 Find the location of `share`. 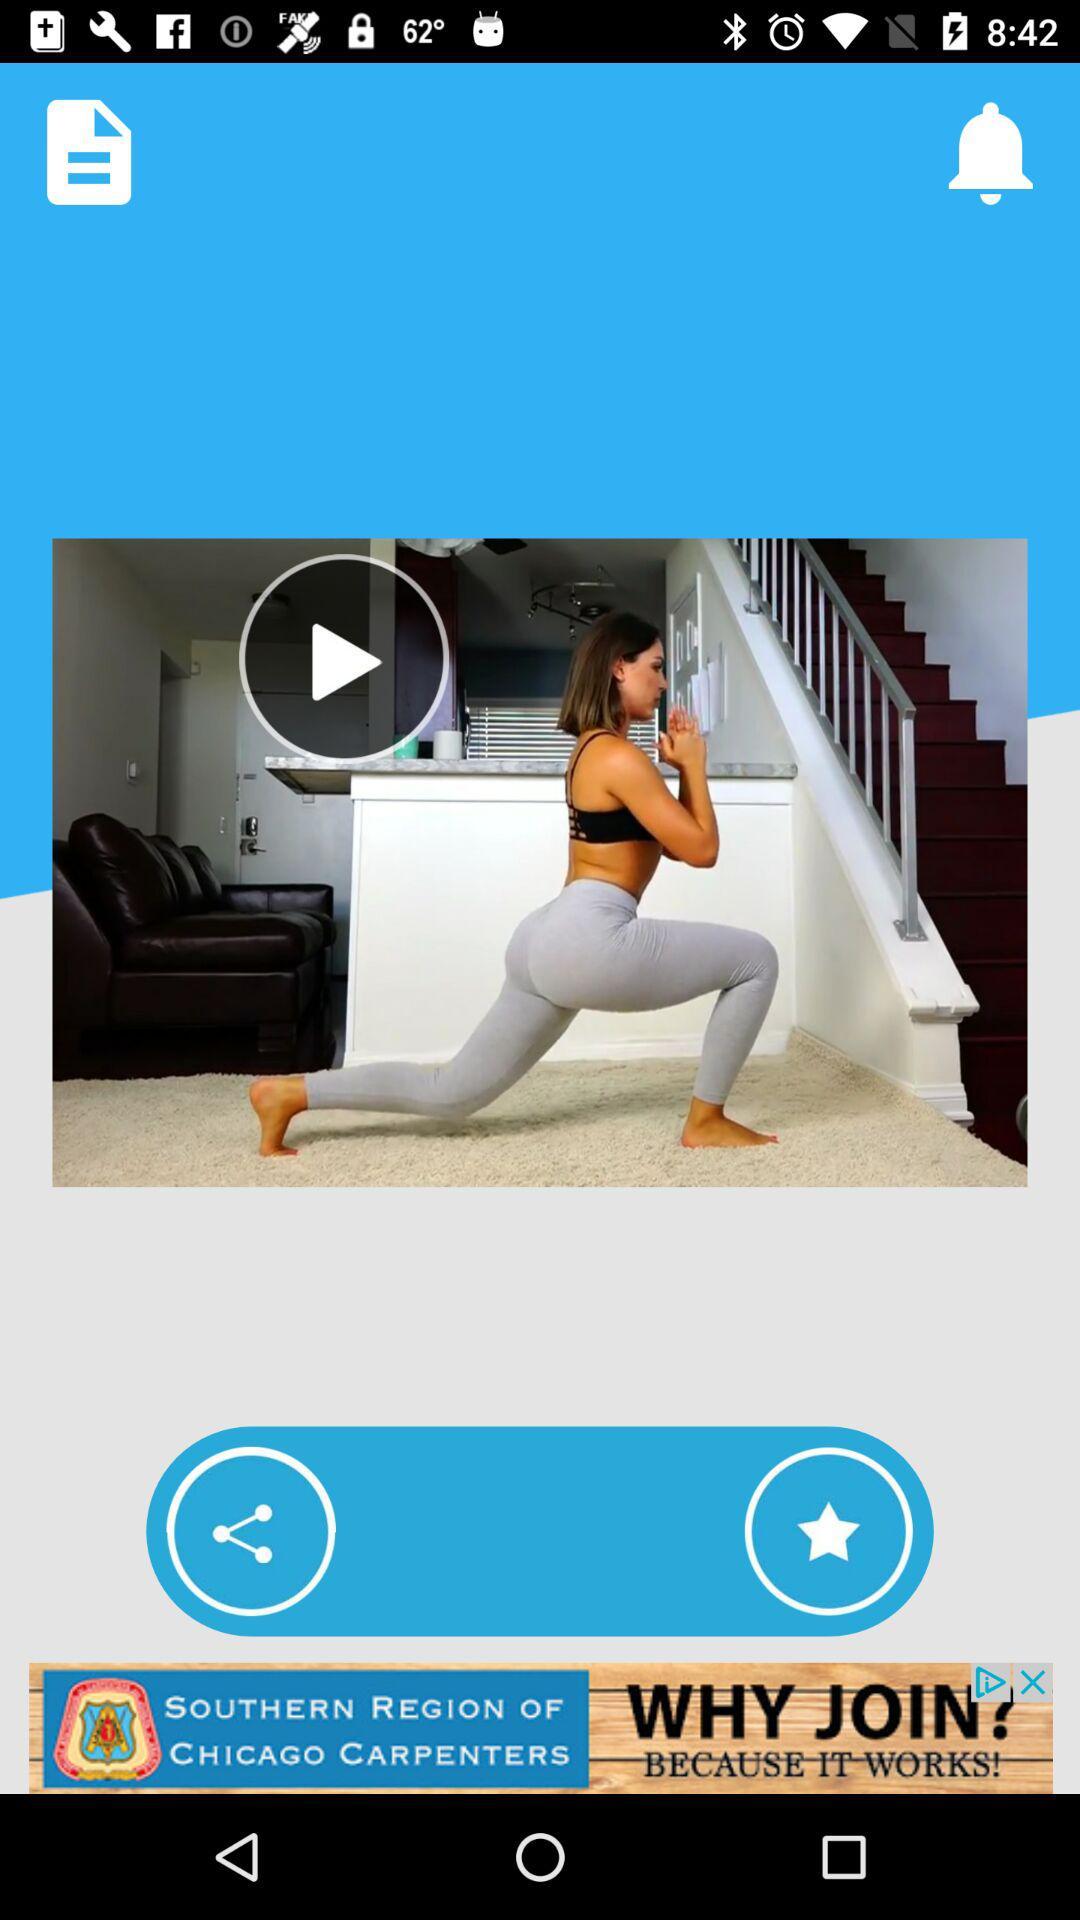

share is located at coordinates (250, 1530).